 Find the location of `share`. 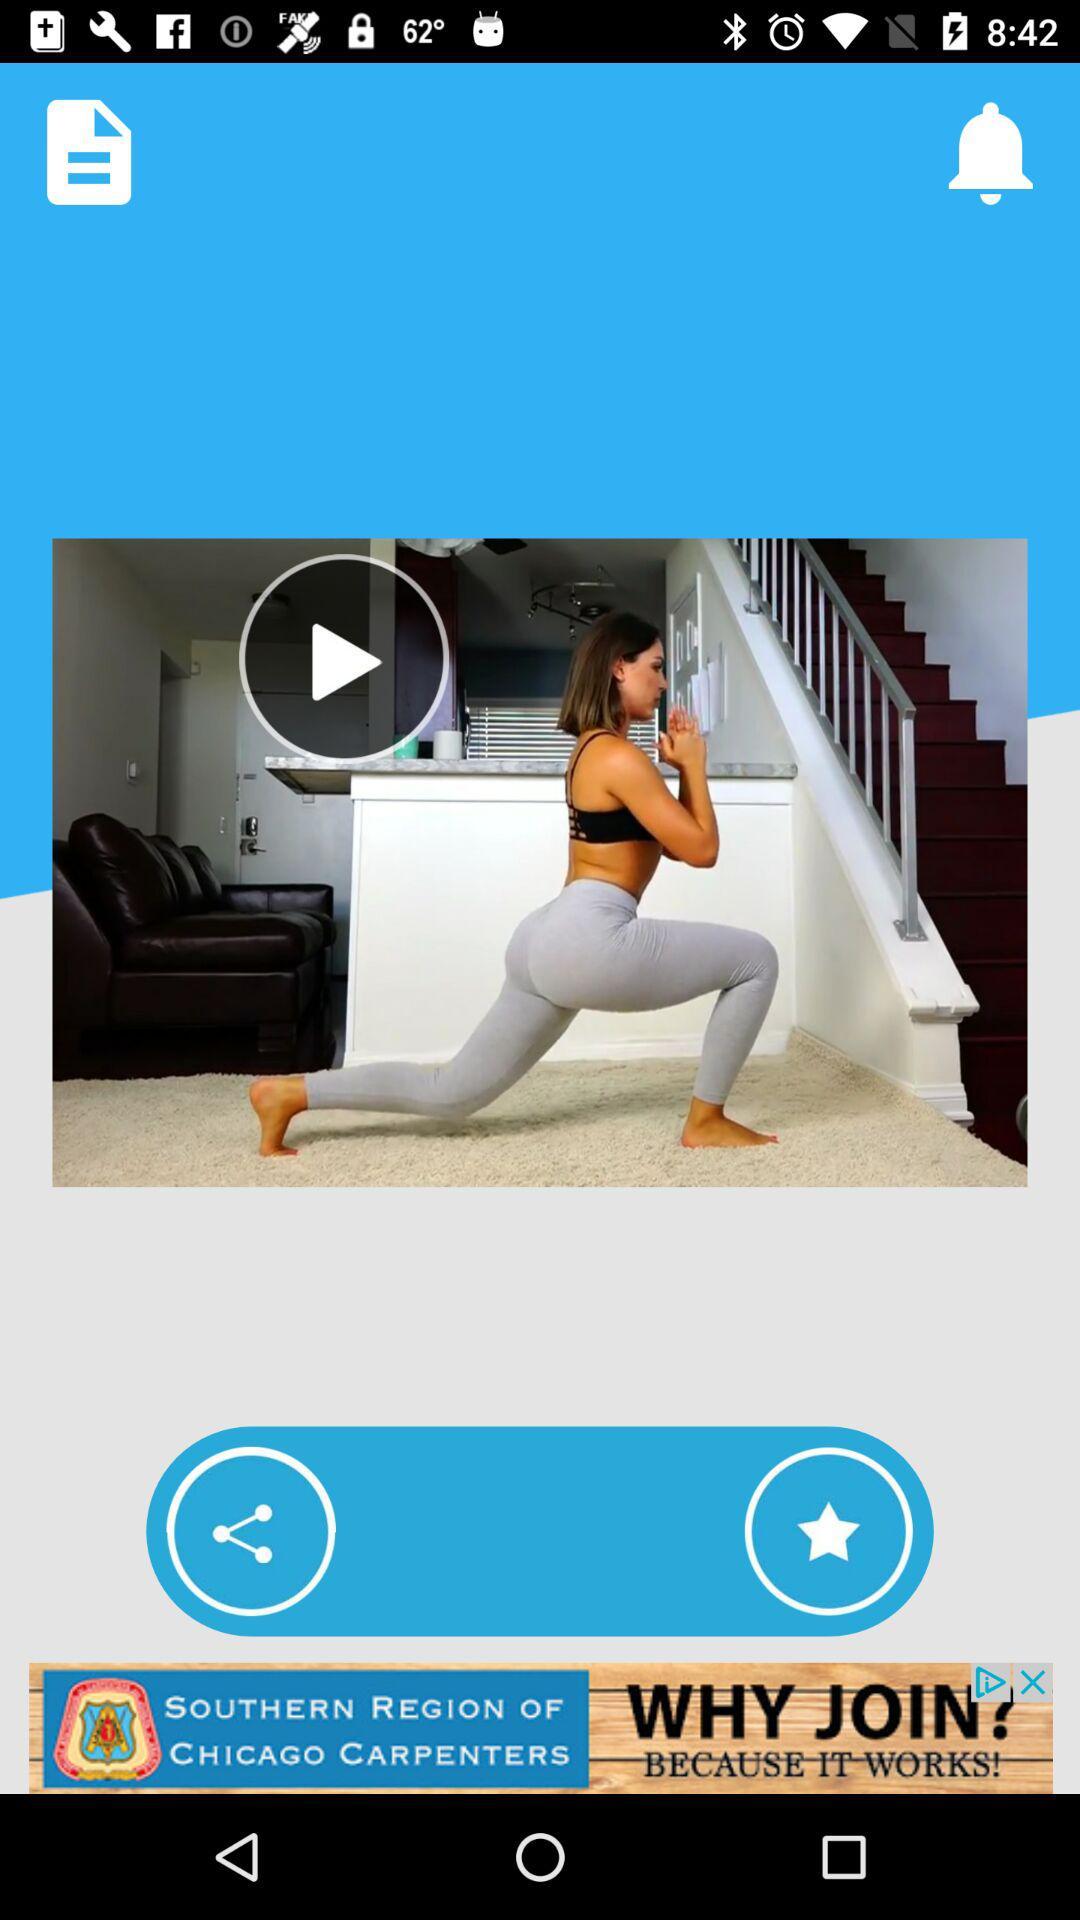

share is located at coordinates (250, 1530).